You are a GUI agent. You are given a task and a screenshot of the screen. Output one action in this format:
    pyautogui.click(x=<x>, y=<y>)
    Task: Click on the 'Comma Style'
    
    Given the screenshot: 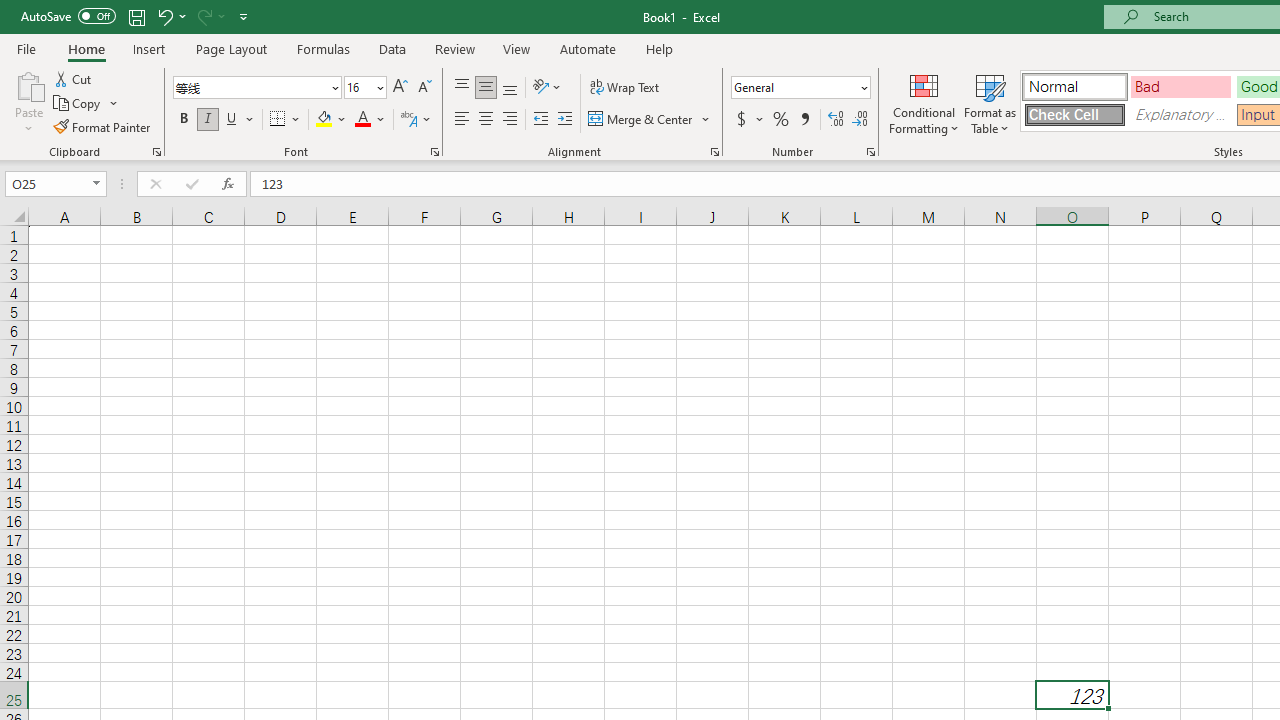 What is the action you would take?
    pyautogui.click(x=805, y=119)
    